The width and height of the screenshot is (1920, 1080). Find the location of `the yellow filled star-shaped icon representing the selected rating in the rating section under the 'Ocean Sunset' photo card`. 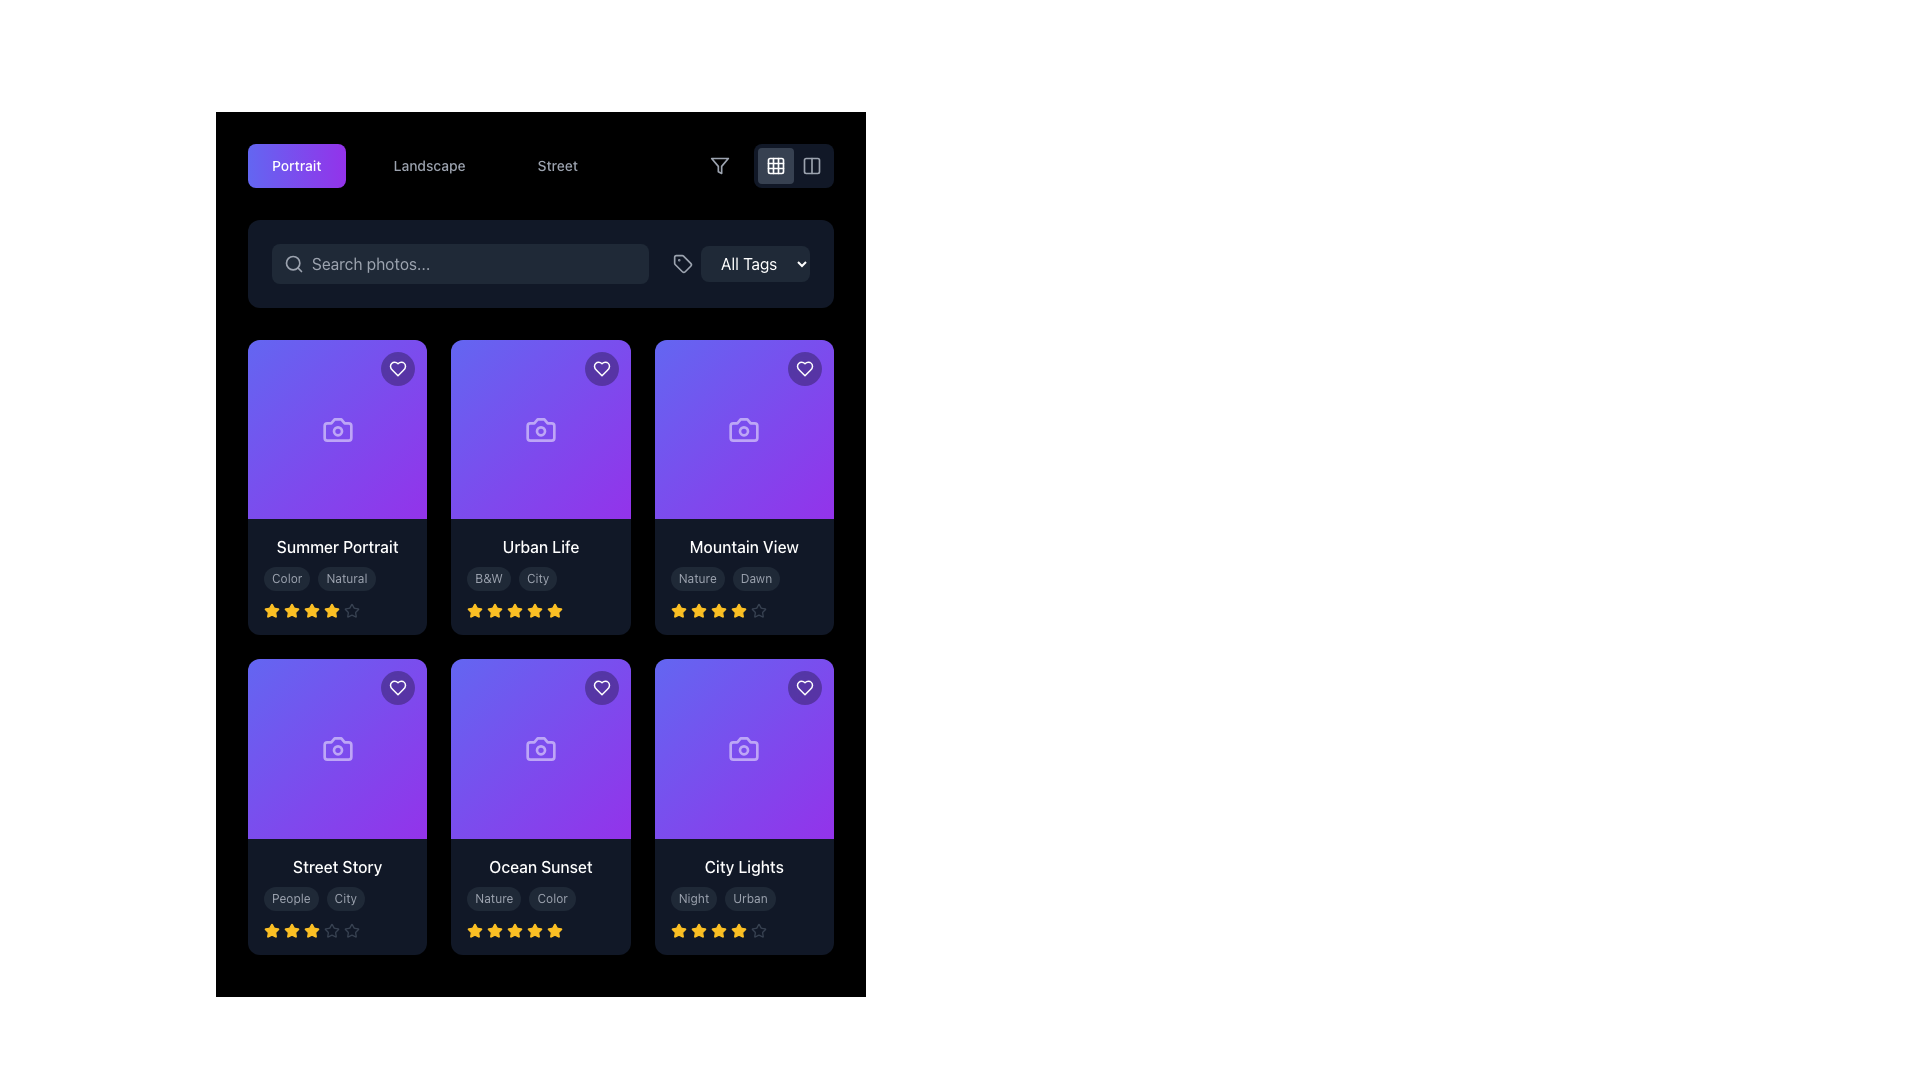

the yellow filled star-shaped icon representing the selected rating in the rating section under the 'Ocean Sunset' photo card is located at coordinates (474, 930).